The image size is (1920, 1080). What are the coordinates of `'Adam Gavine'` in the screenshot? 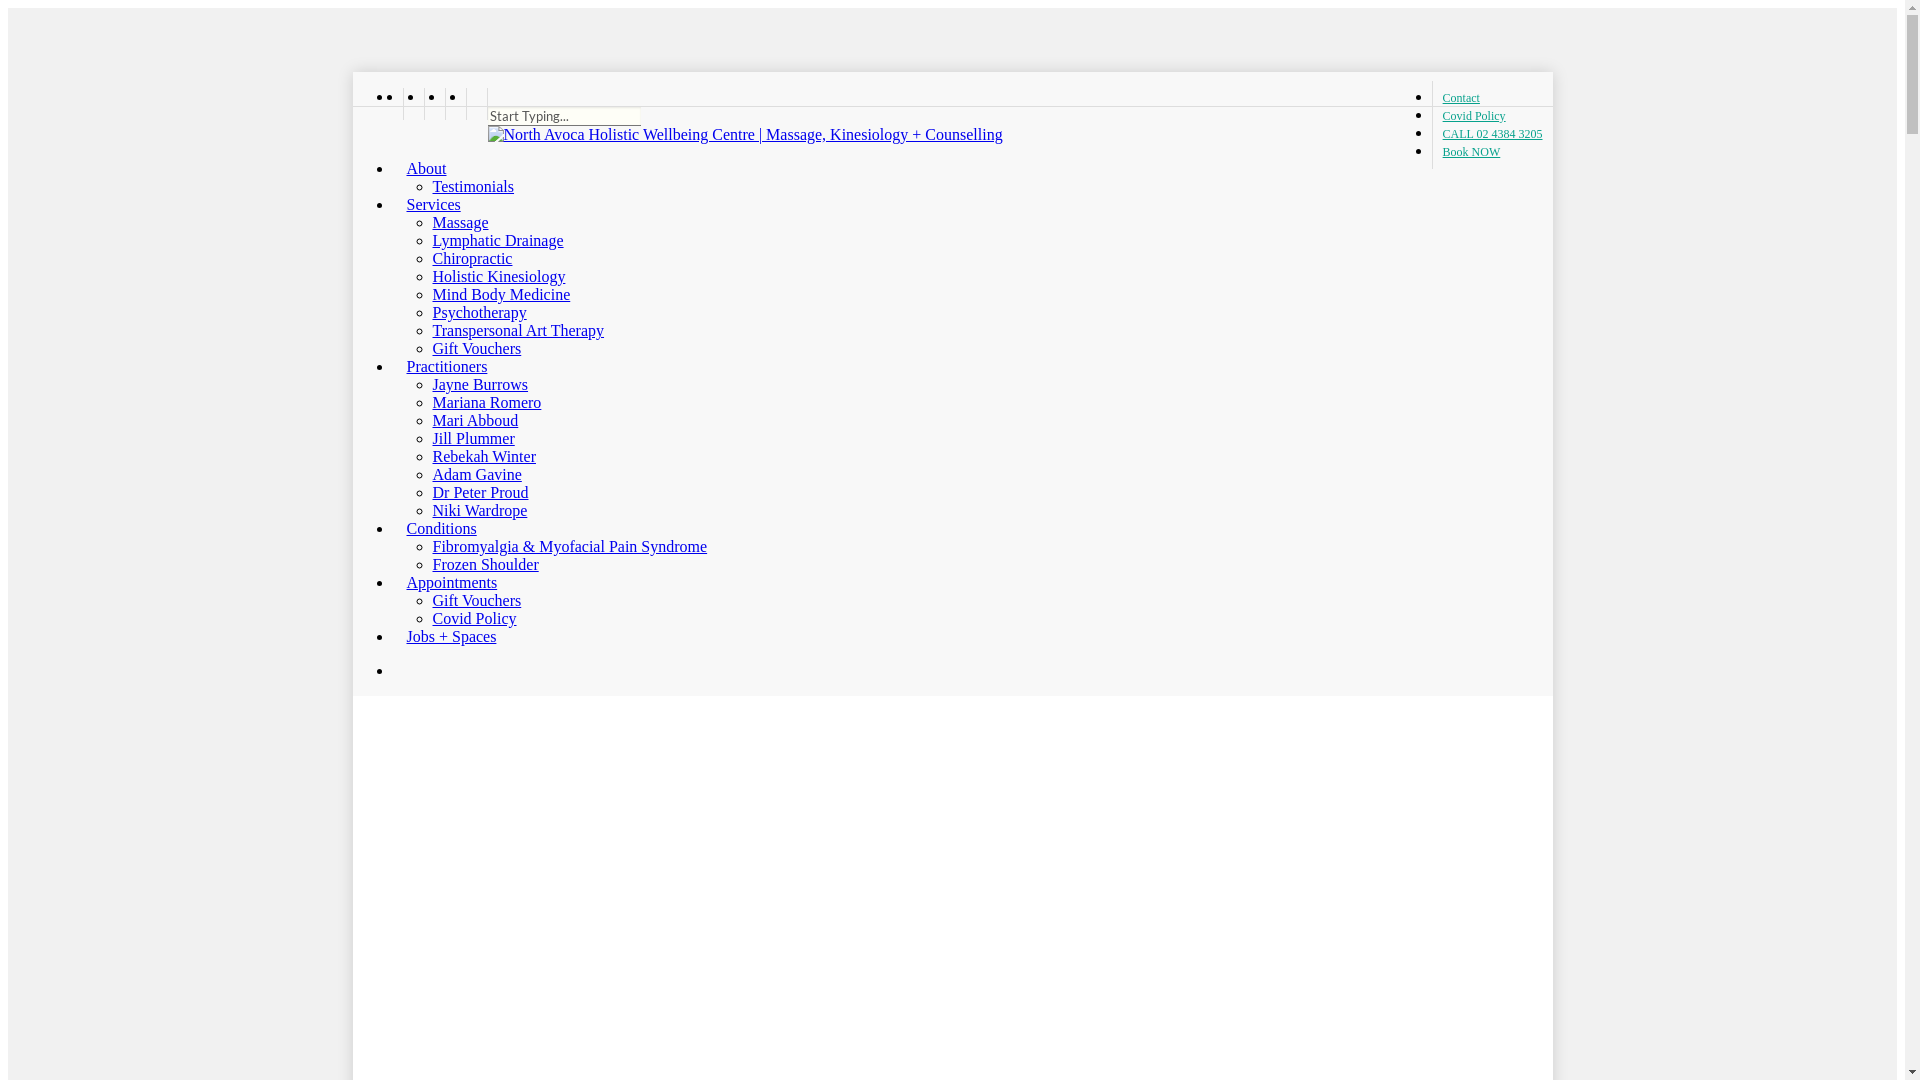 It's located at (475, 474).